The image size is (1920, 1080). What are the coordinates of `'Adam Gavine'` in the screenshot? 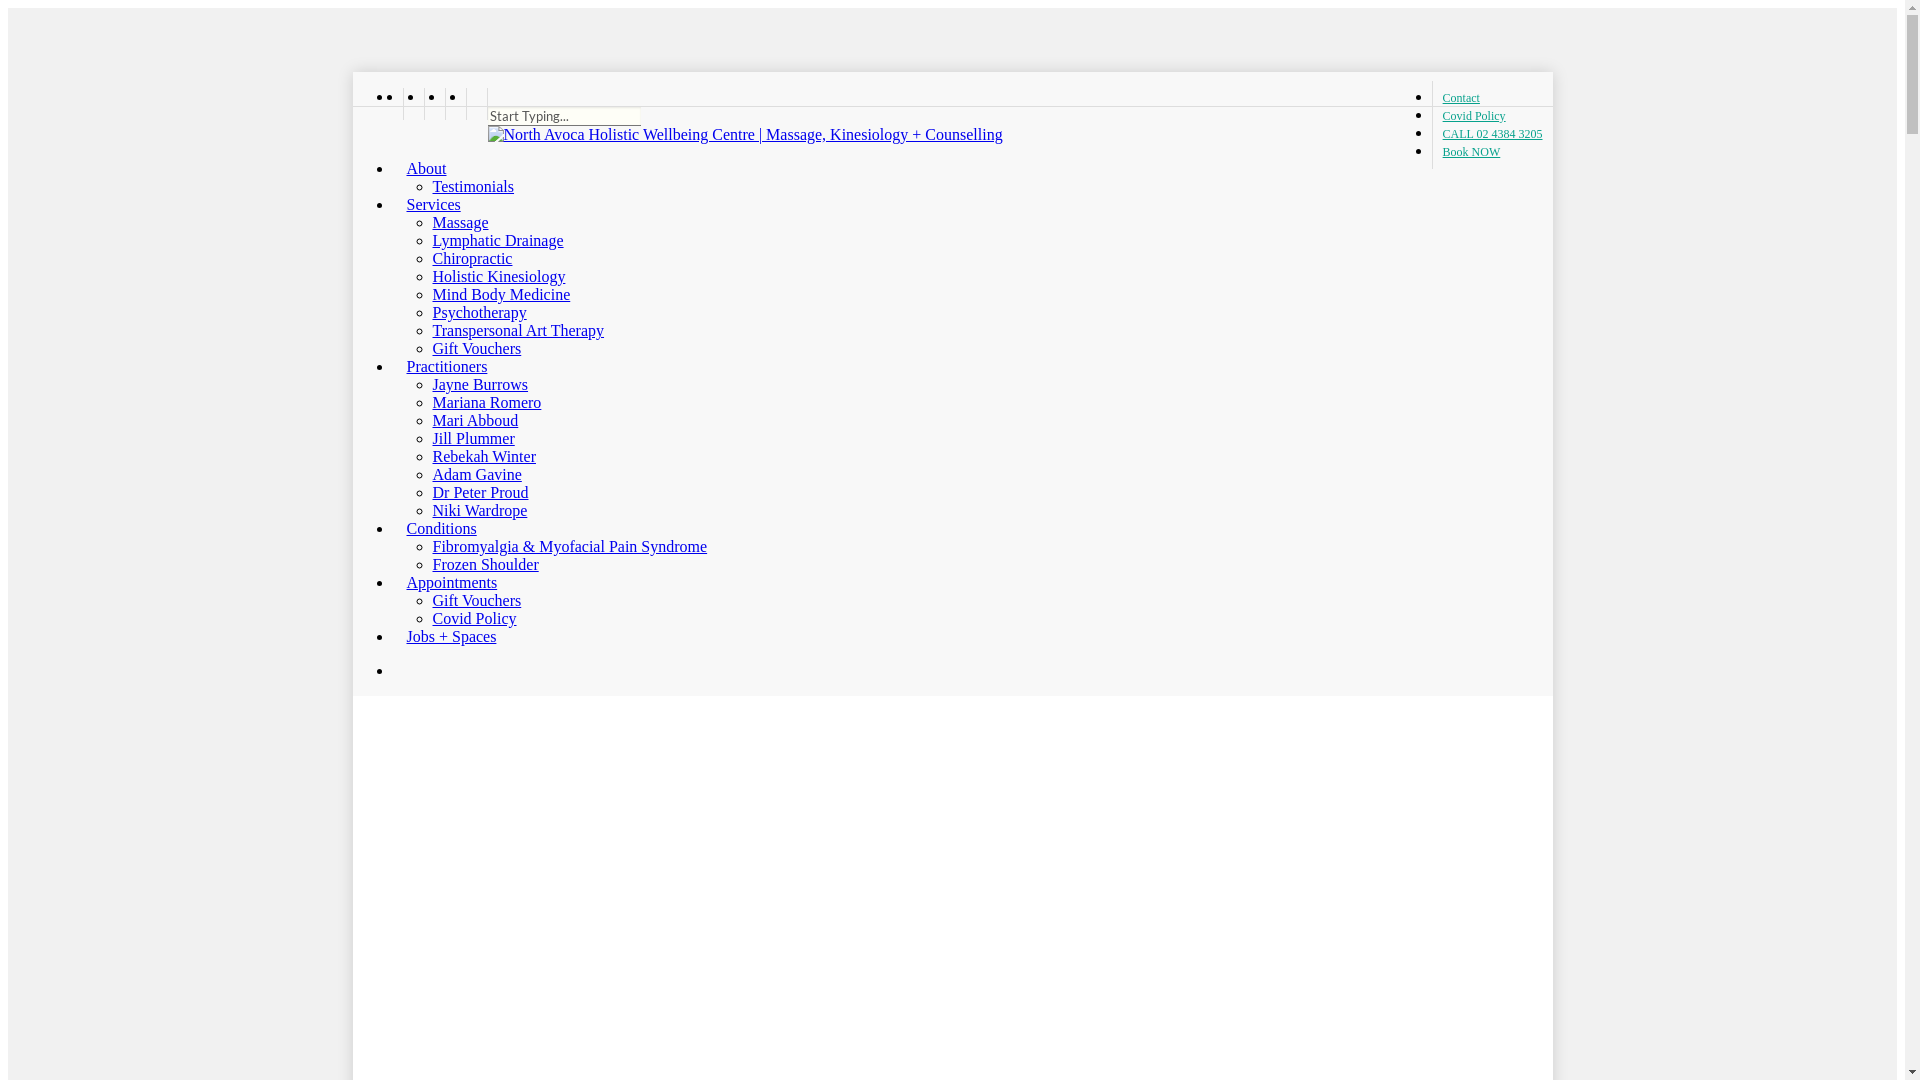 It's located at (475, 474).